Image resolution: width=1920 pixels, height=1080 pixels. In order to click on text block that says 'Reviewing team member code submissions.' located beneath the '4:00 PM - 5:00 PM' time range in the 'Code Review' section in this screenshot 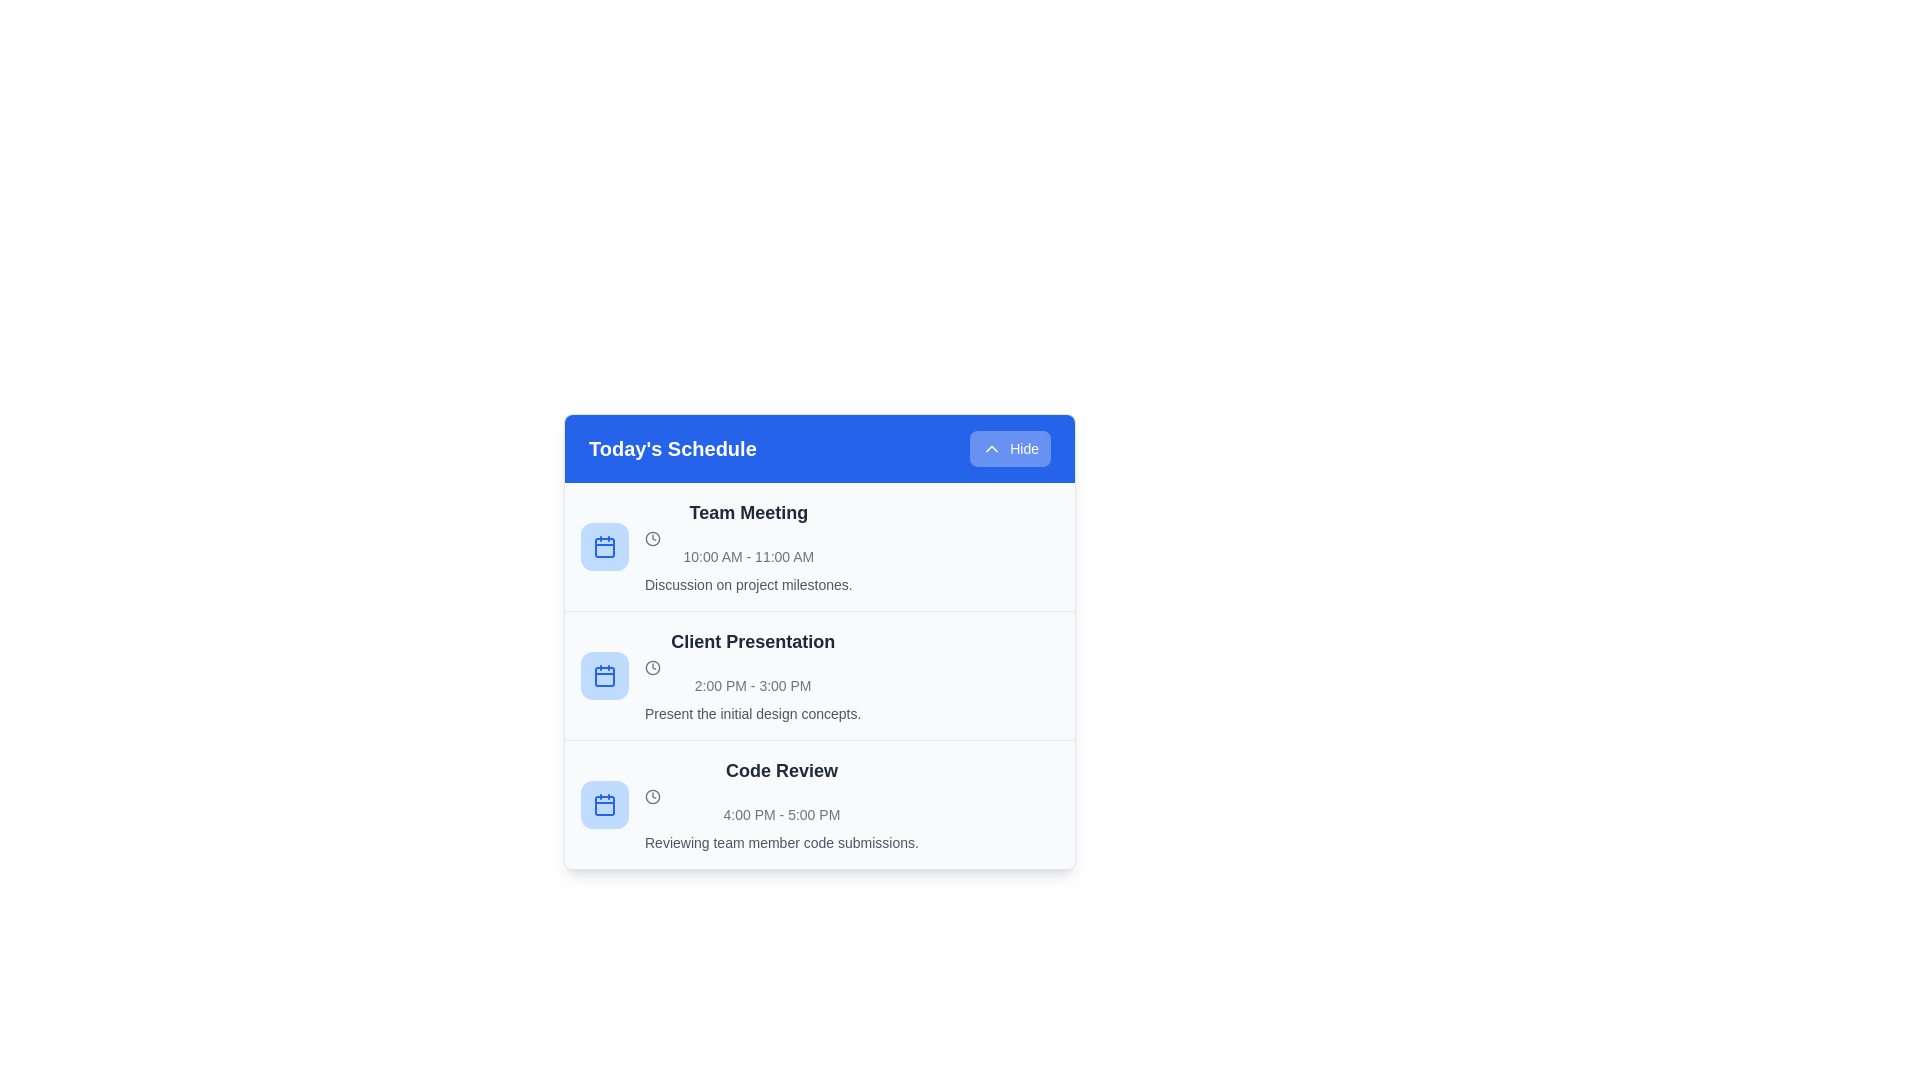, I will do `click(781, 843)`.